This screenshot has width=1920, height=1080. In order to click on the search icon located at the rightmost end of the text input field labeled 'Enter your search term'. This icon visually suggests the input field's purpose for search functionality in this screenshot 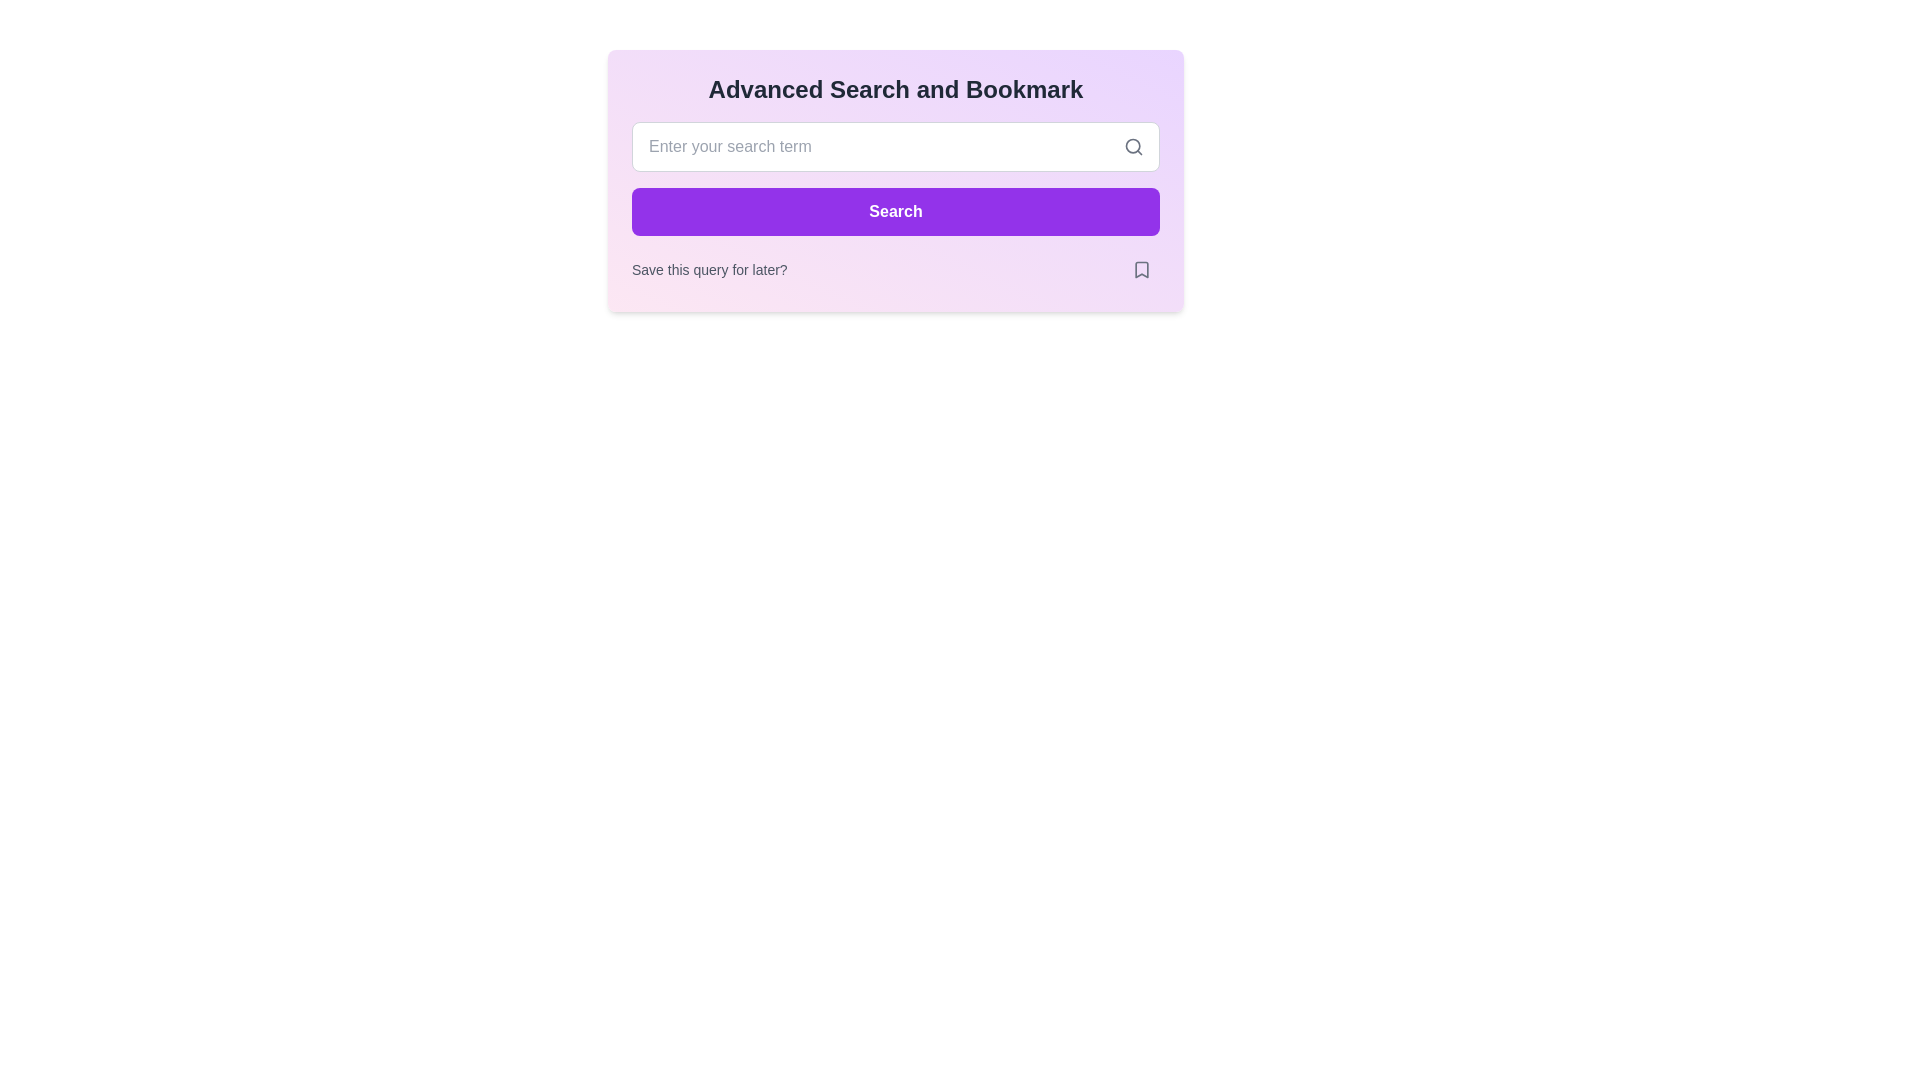, I will do `click(1133, 145)`.